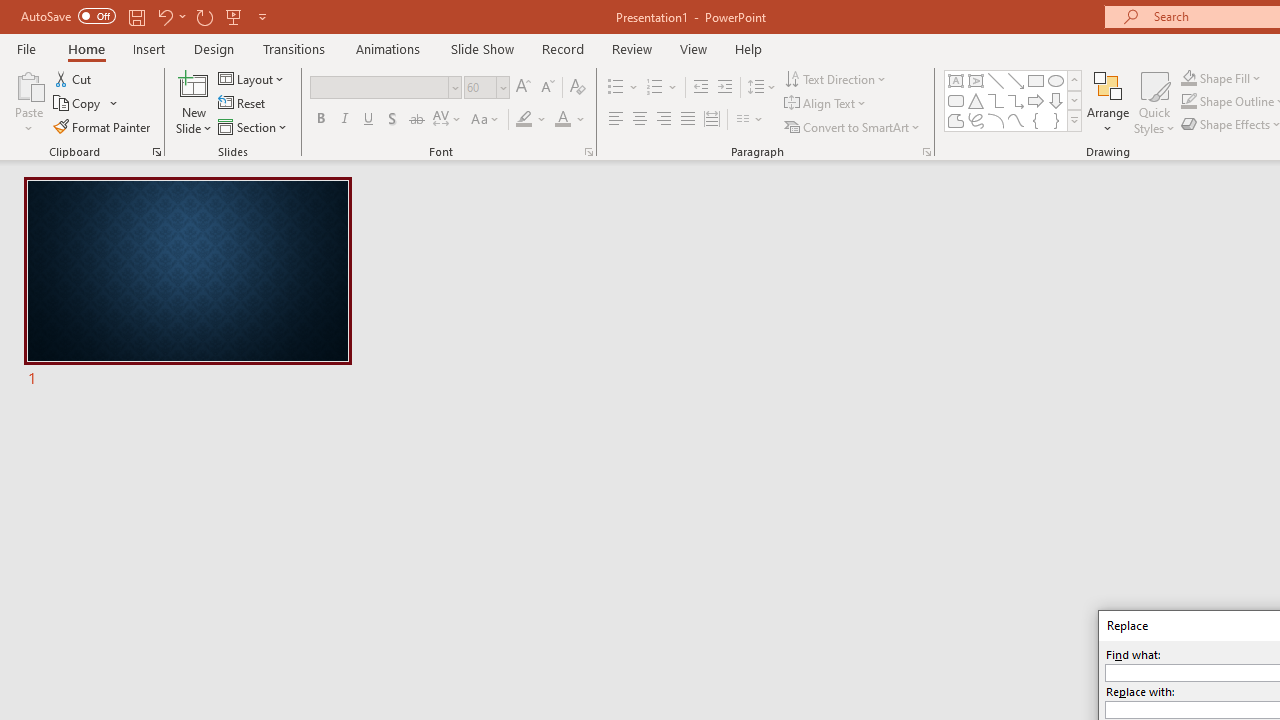  I want to click on 'Shape Outline Blue, Accent 1', so click(1189, 101).